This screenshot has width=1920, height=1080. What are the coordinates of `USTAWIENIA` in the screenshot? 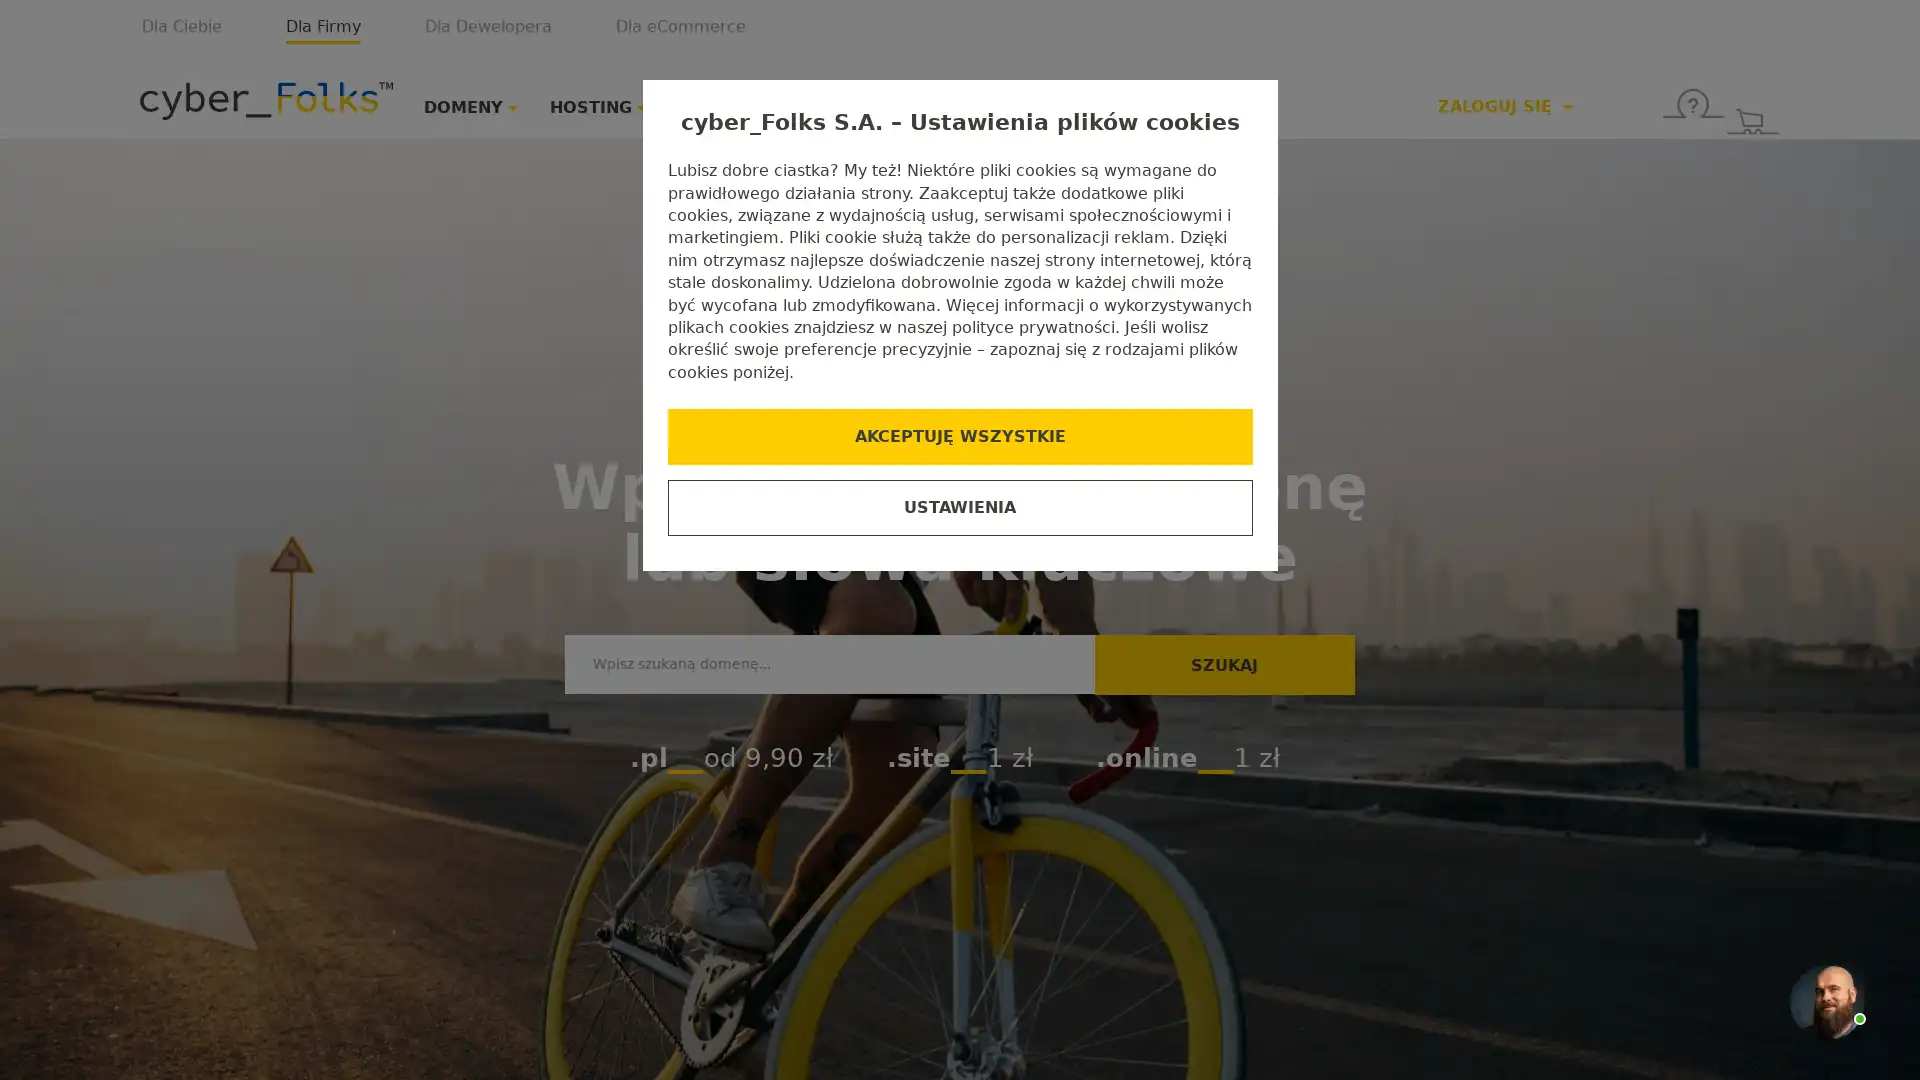 It's located at (958, 507).